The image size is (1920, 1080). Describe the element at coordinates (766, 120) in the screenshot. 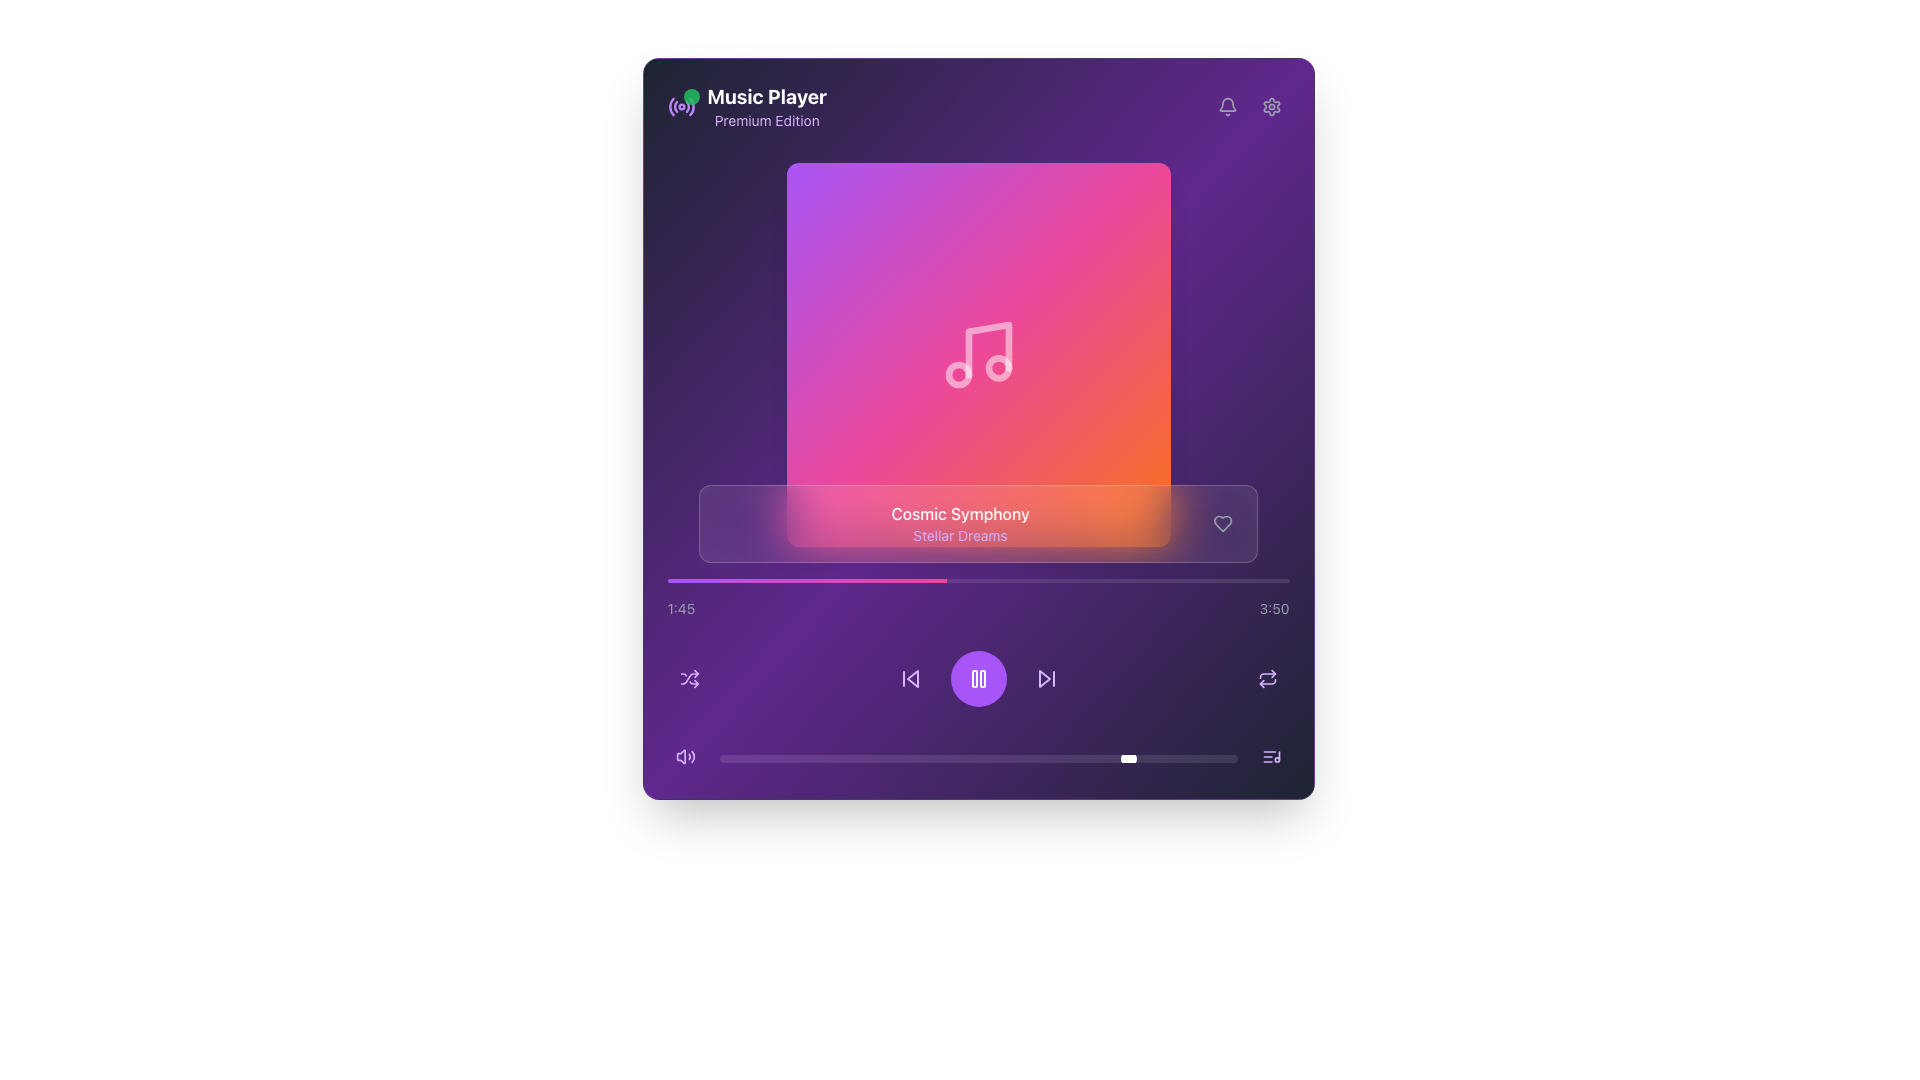

I see `text label displaying 'Premium Edition', which is styled with a small font size and purple coloring, located below the 'Music Player' text` at that location.